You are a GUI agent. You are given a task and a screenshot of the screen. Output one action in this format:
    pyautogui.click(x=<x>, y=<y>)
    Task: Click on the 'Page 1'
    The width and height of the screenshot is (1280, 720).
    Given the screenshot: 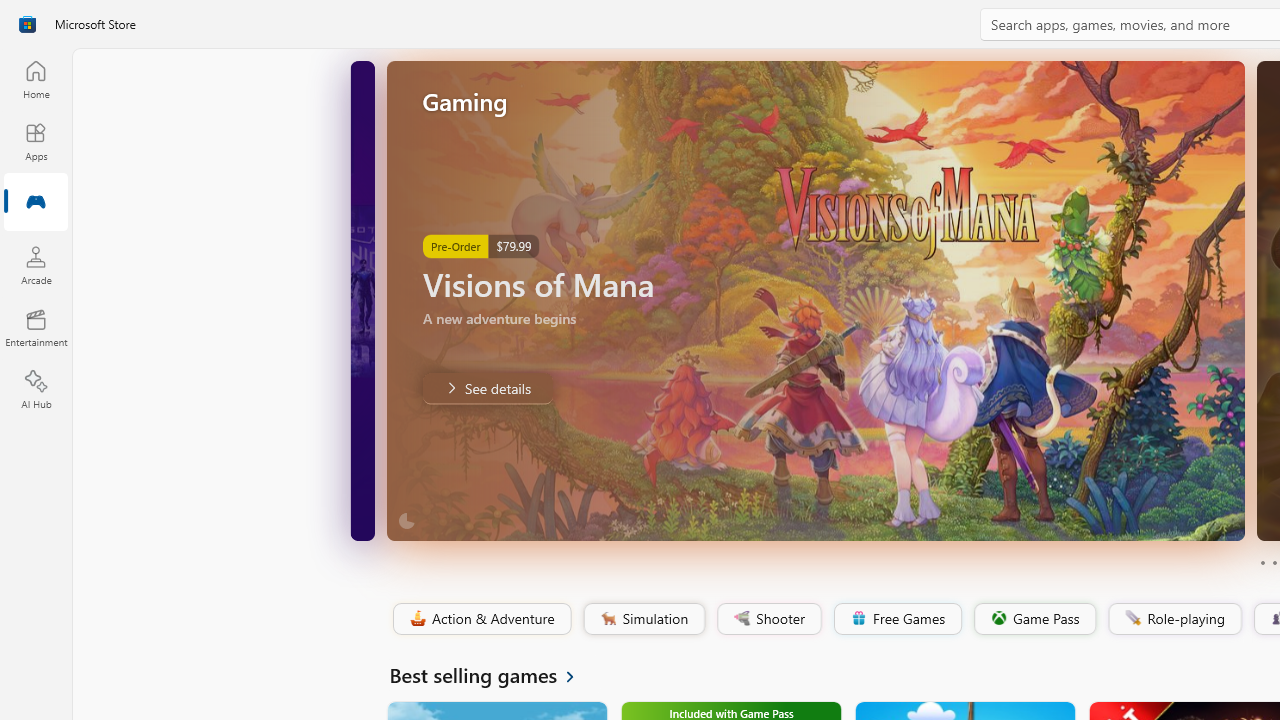 What is the action you would take?
    pyautogui.click(x=1261, y=563)
    